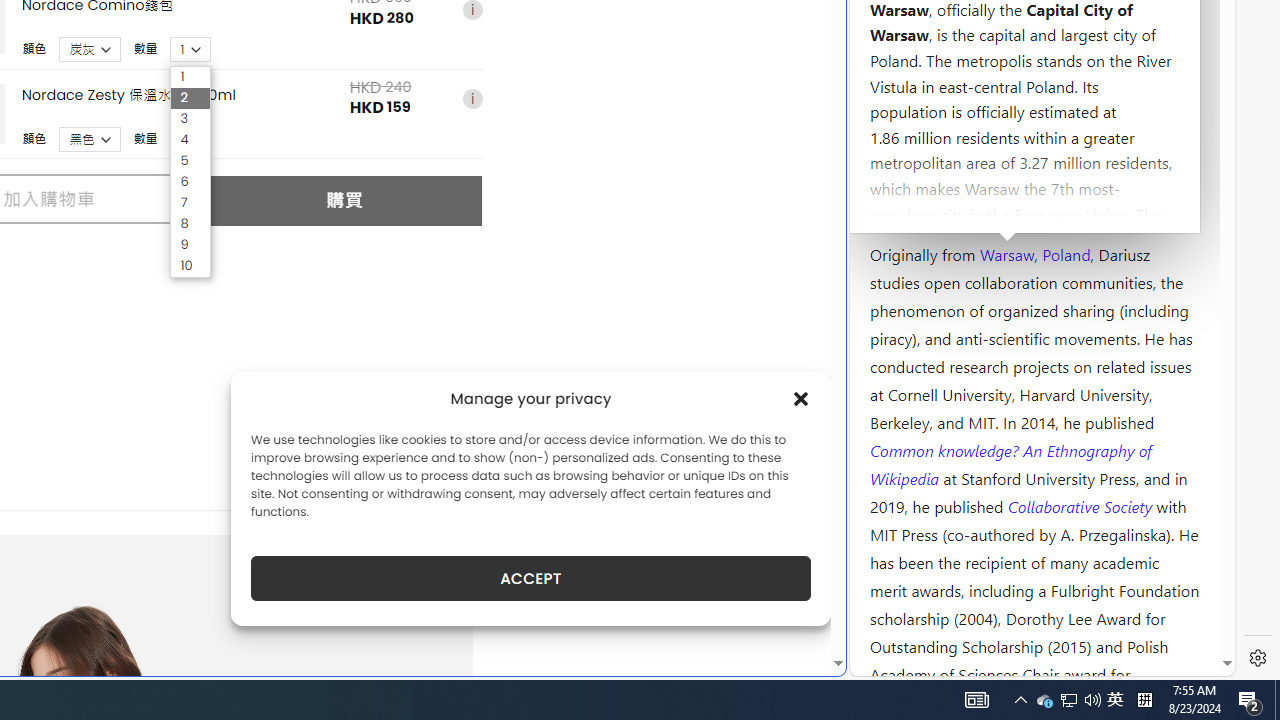 This screenshot has height=720, width=1280. I want to click on 'Poland', so click(1065, 252).